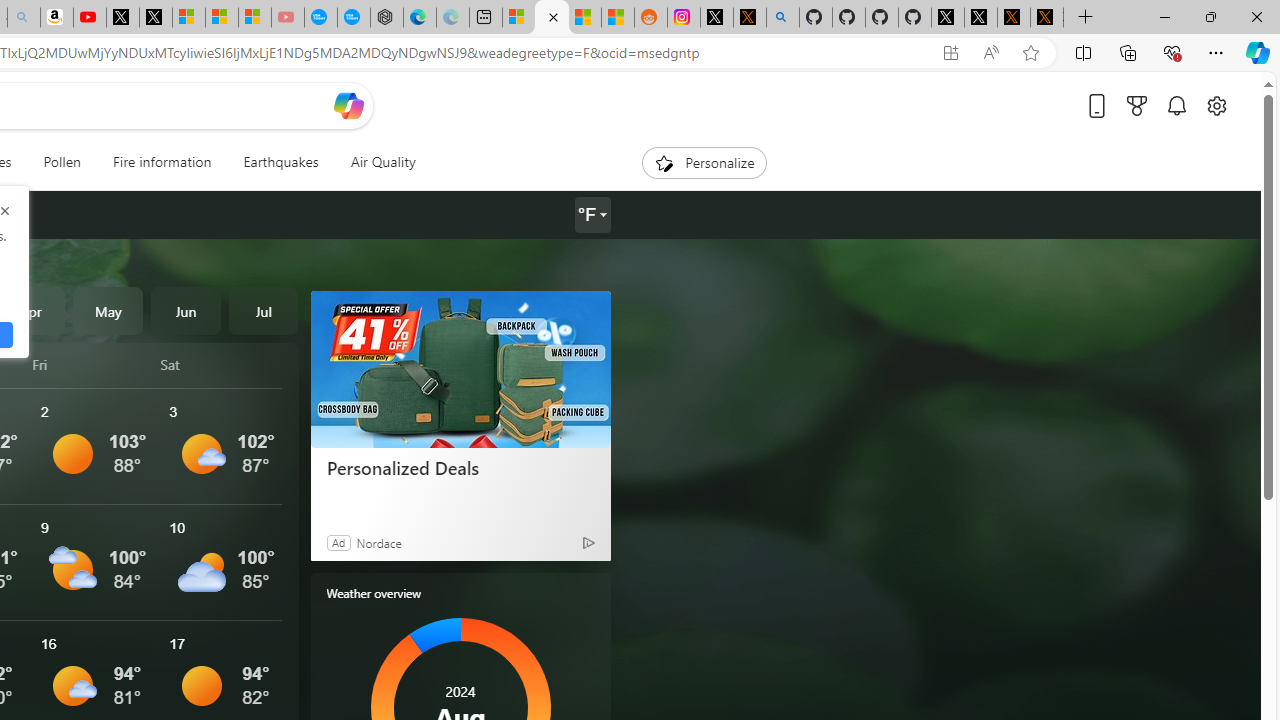 This screenshot has width=1280, height=720. Describe the element at coordinates (459, 468) in the screenshot. I see `'Personalized Deals'` at that location.